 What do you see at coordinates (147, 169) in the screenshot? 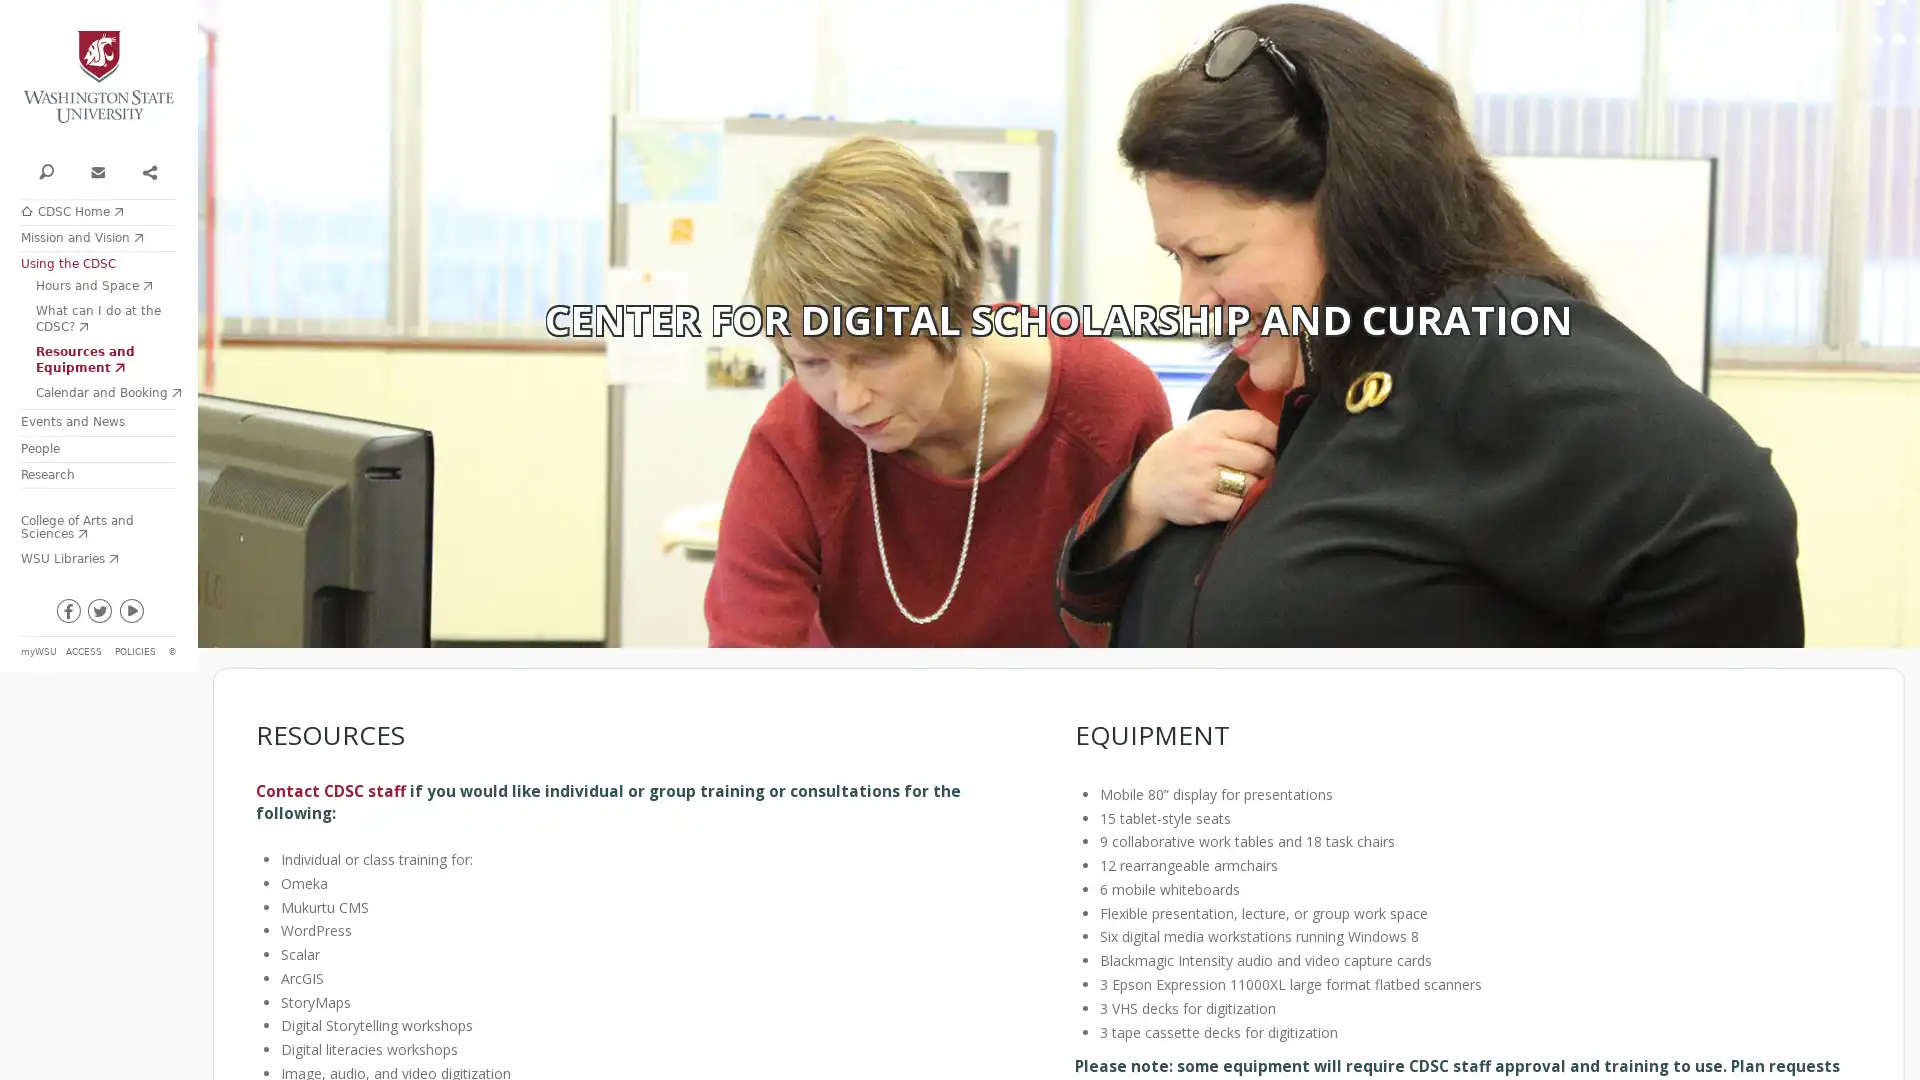
I see `Share` at bounding box center [147, 169].